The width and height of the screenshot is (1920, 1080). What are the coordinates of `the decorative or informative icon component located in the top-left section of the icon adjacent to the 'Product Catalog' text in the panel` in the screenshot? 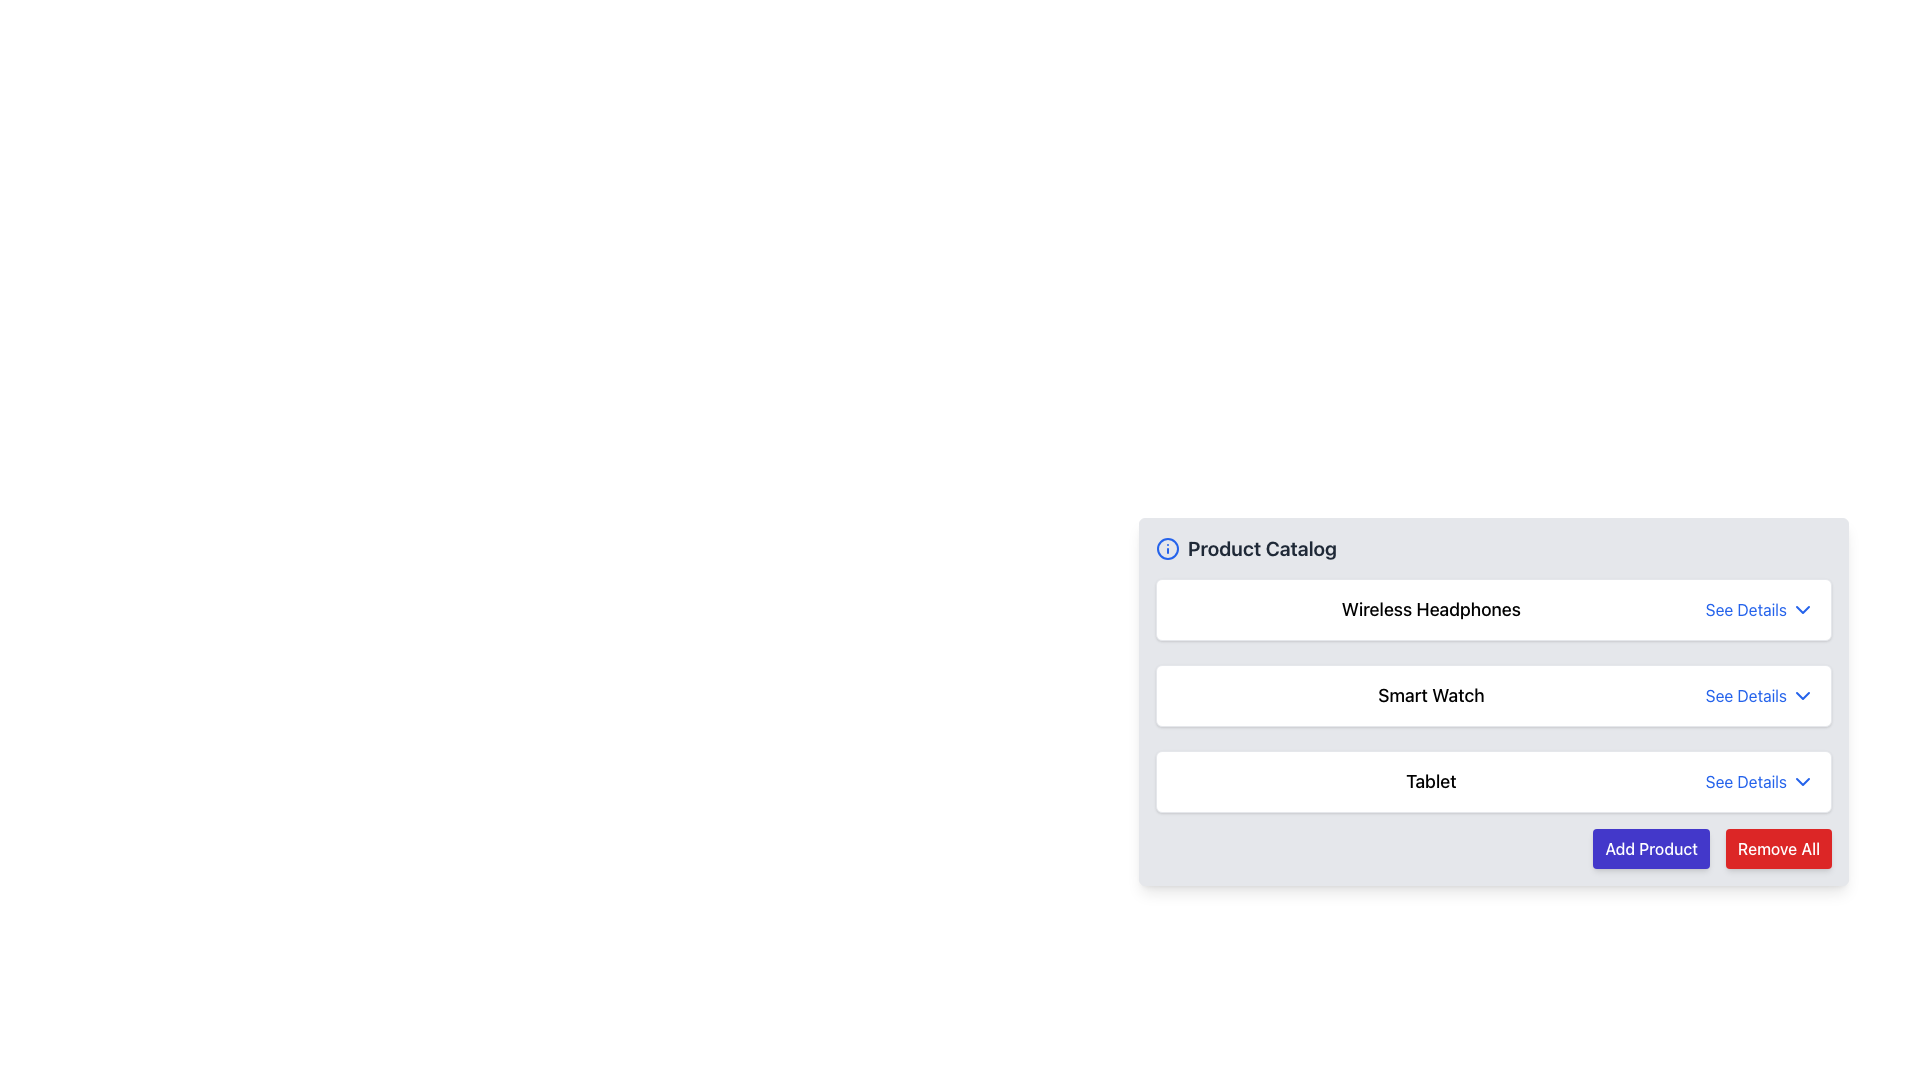 It's located at (1167, 548).